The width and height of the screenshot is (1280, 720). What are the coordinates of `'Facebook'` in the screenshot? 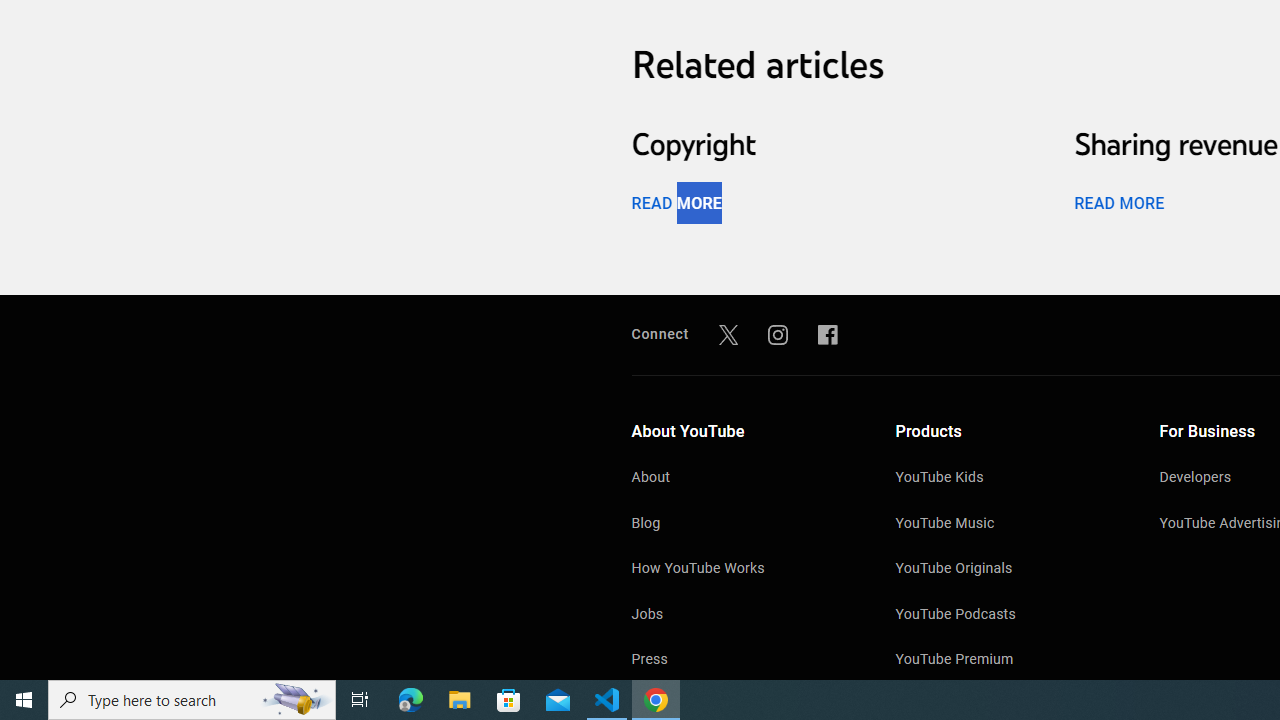 It's located at (828, 333).